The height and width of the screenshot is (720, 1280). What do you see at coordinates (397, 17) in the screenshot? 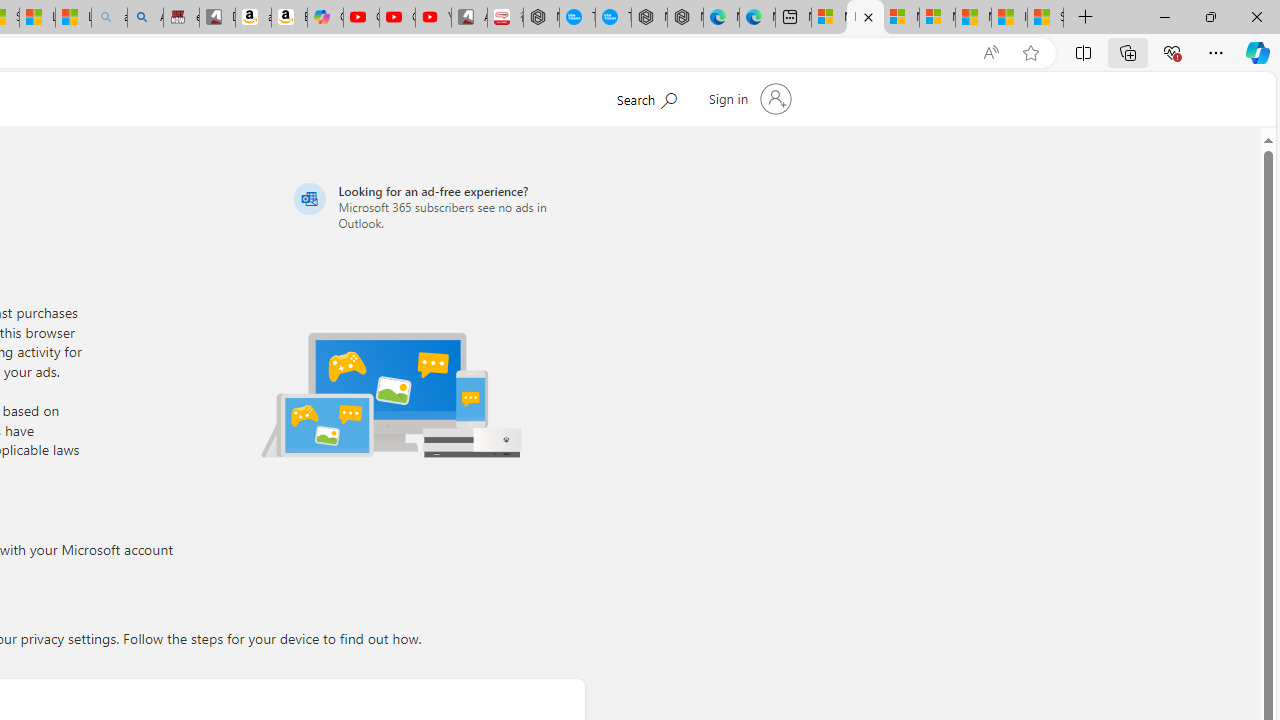
I see `'Gloom - YouTube'` at bounding box center [397, 17].